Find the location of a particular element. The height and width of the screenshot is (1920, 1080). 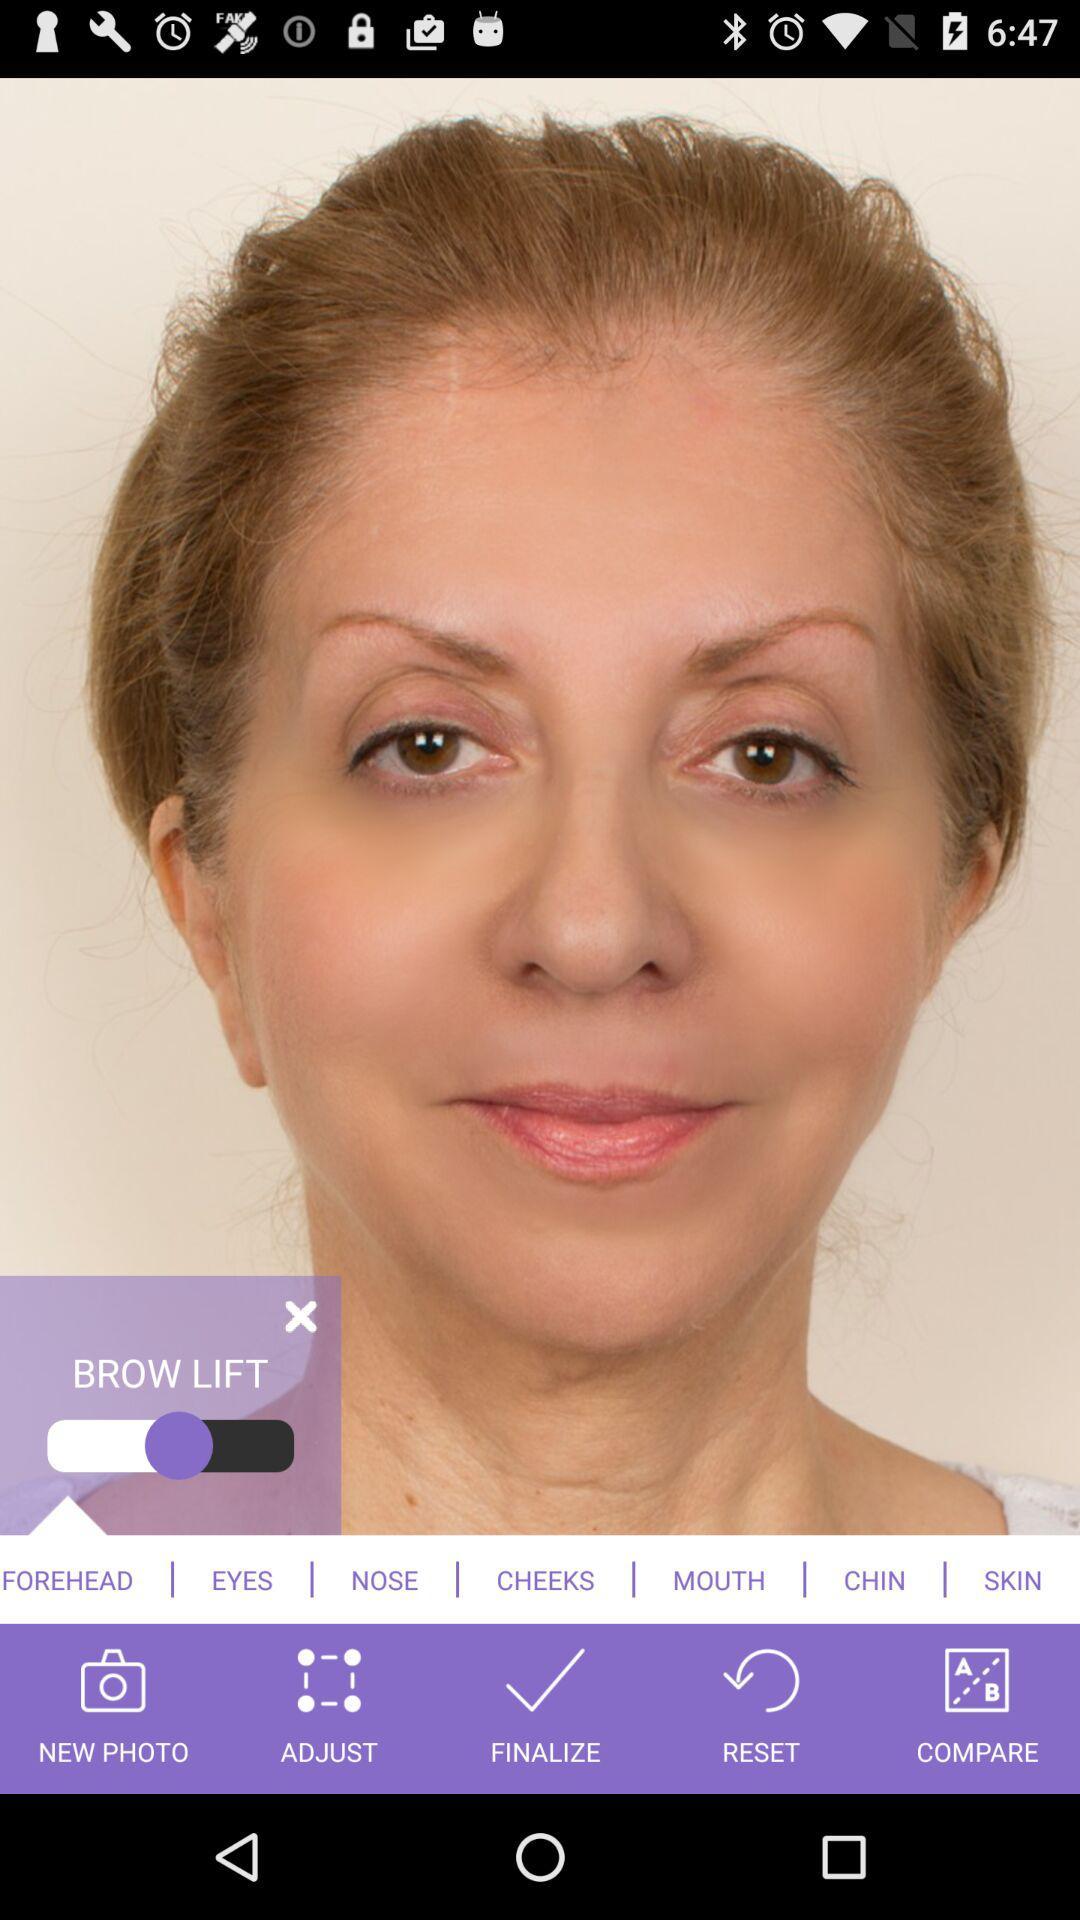

cheeks icon is located at coordinates (545, 1578).